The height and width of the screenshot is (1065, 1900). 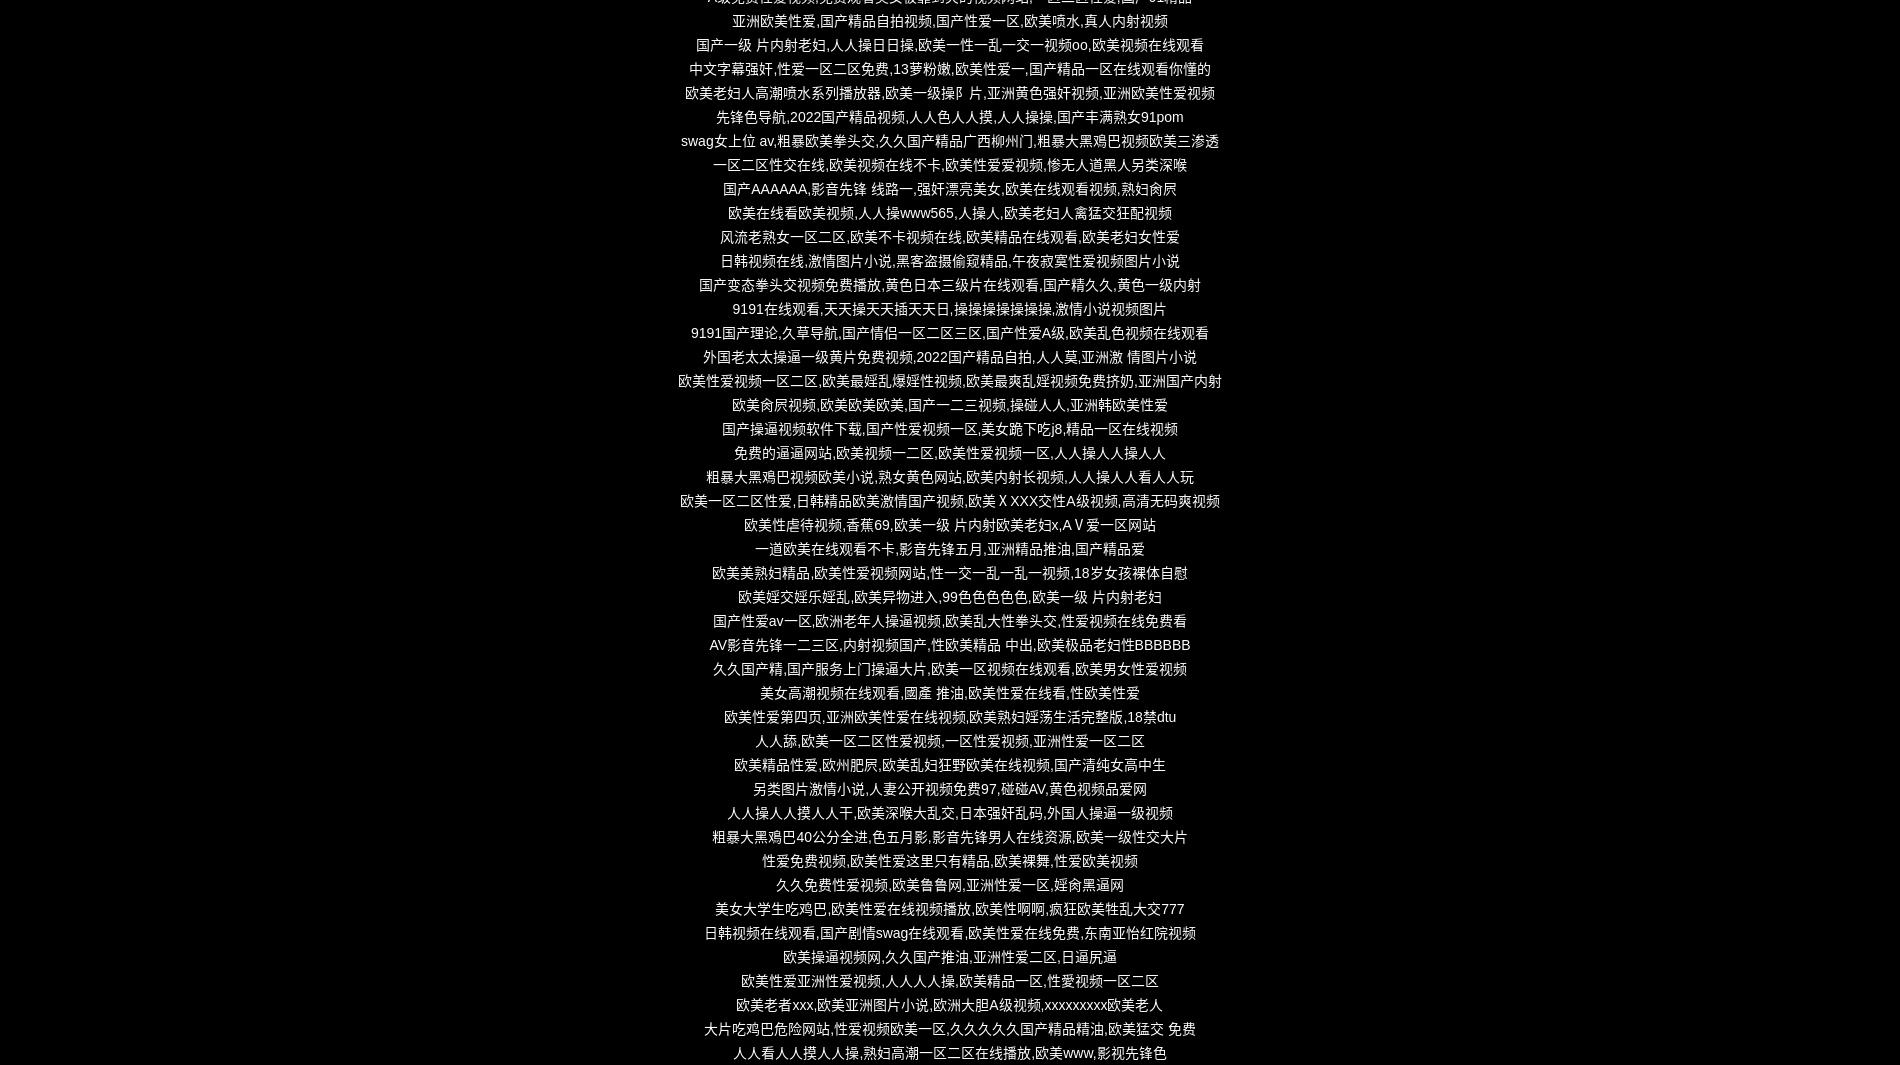 What do you see at coordinates (948, 332) in the screenshot?
I see `'9191国产理论,久草导航,国产情侣一区二区三区,国产性爱A级,欧美乱色视频在线观看'` at bounding box center [948, 332].